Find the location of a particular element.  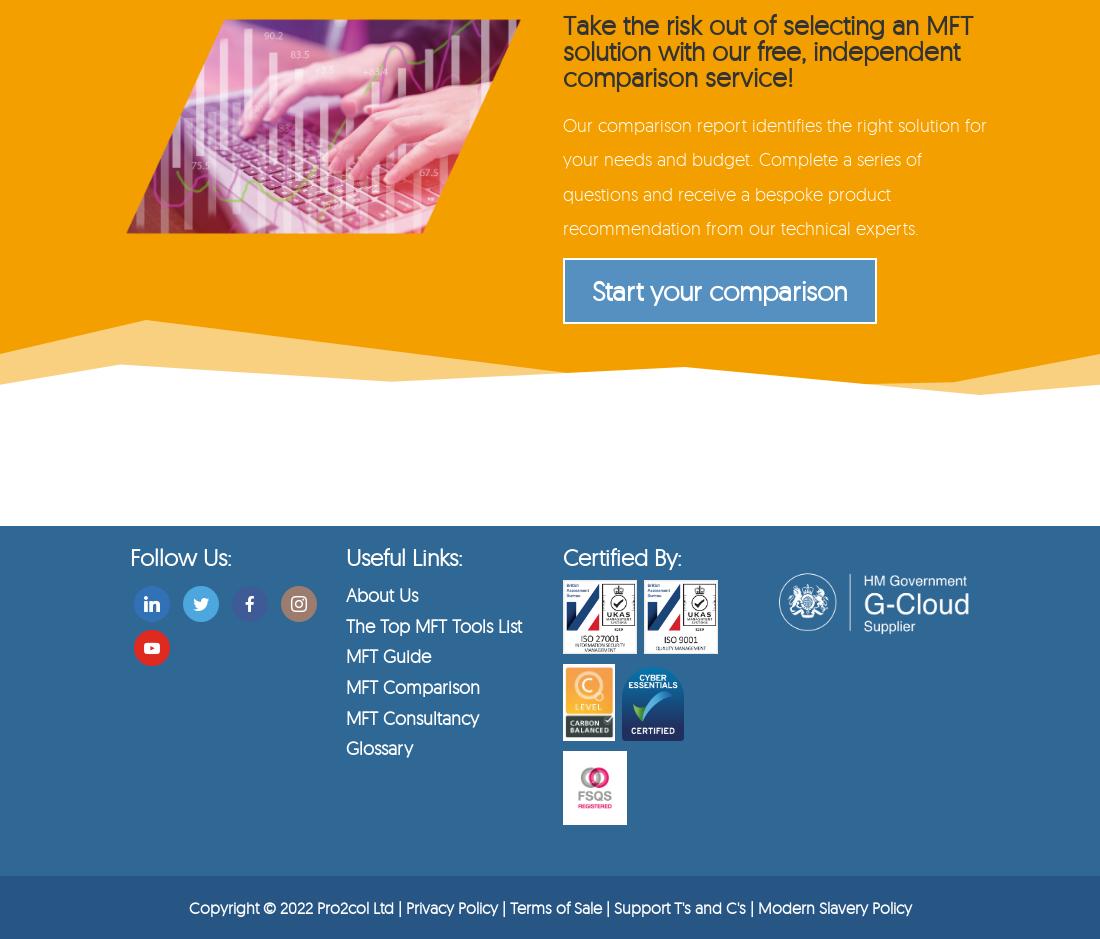

'MFT Comparison' is located at coordinates (412, 686).